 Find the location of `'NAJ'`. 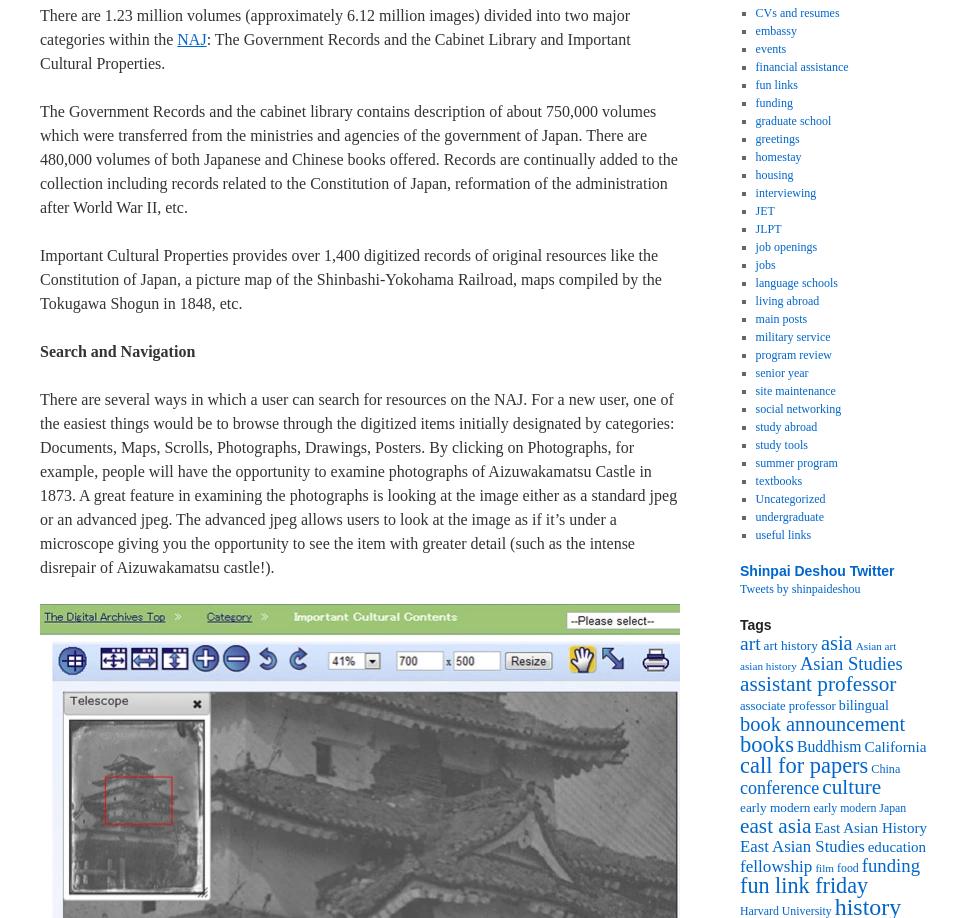

'NAJ' is located at coordinates (191, 39).